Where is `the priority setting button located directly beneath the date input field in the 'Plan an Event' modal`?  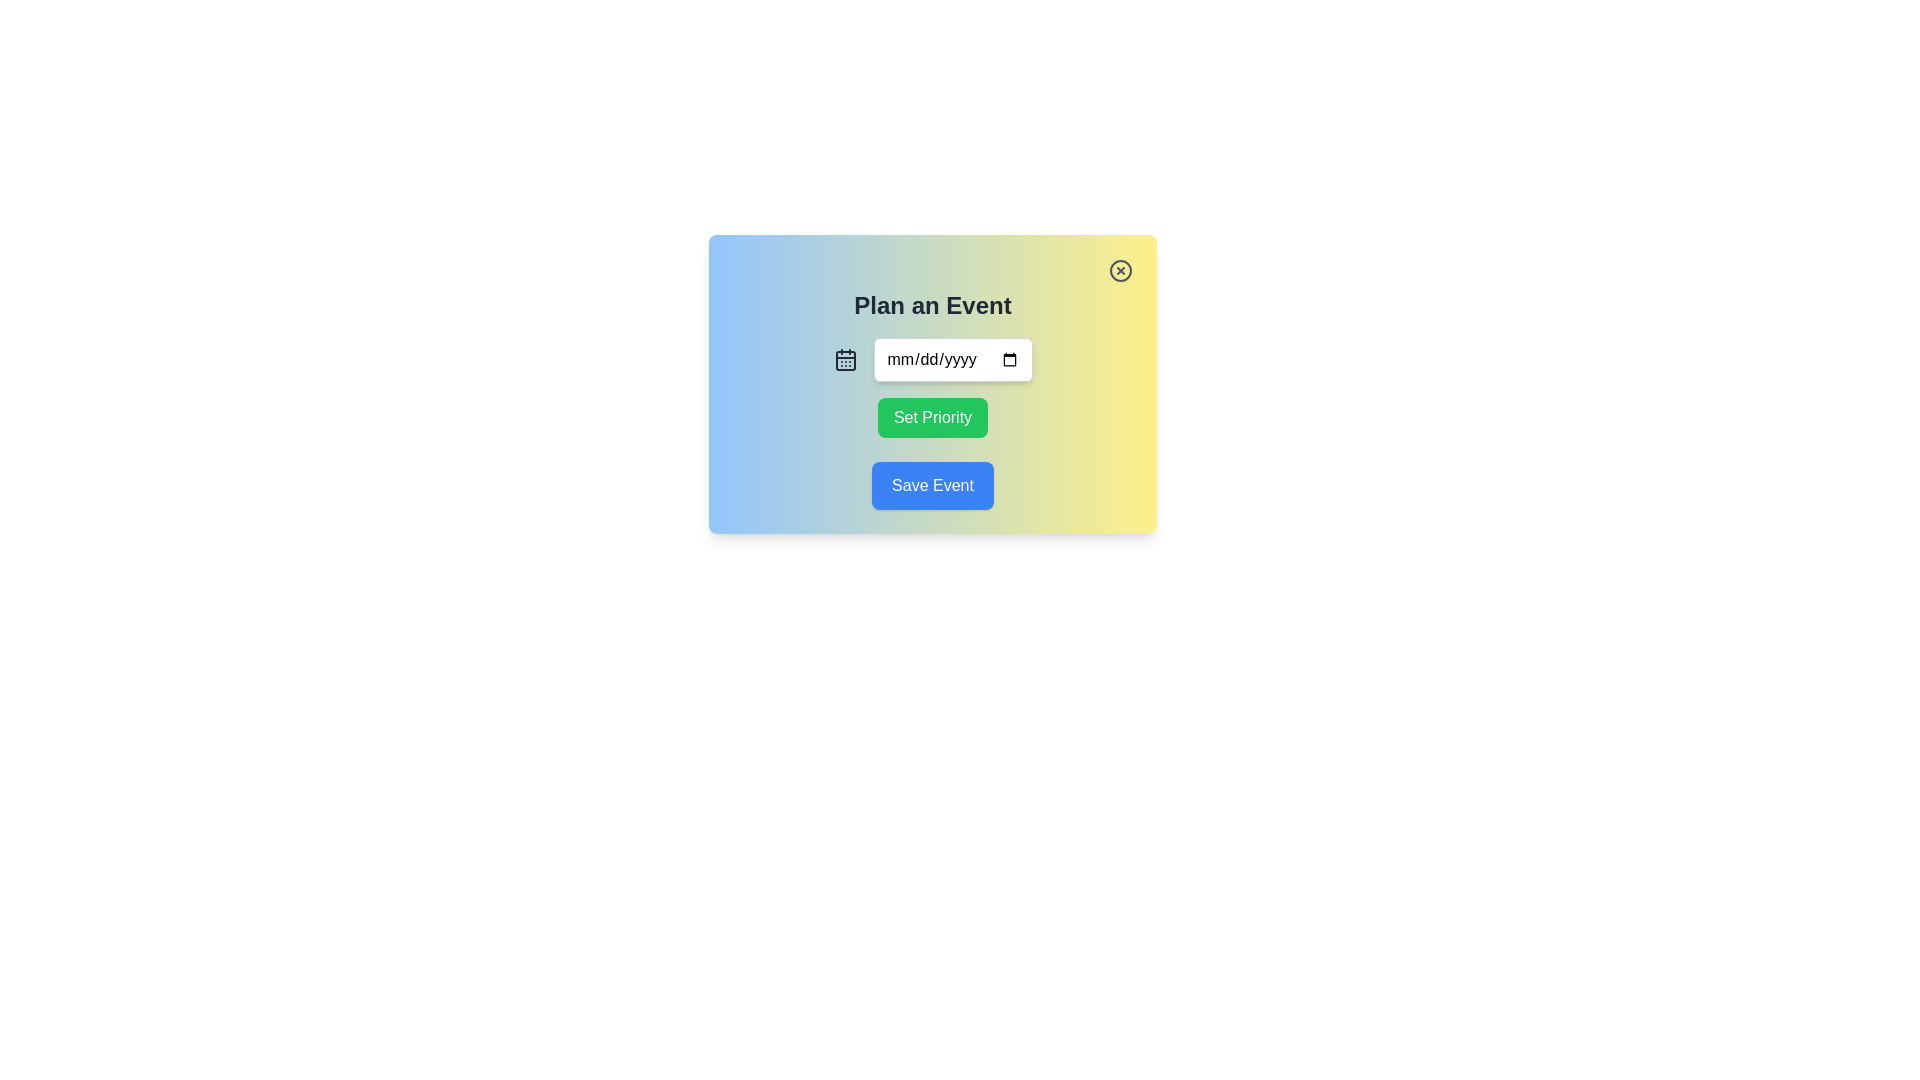 the priority setting button located directly beneath the date input field in the 'Plan an Event' modal is located at coordinates (931, 416).